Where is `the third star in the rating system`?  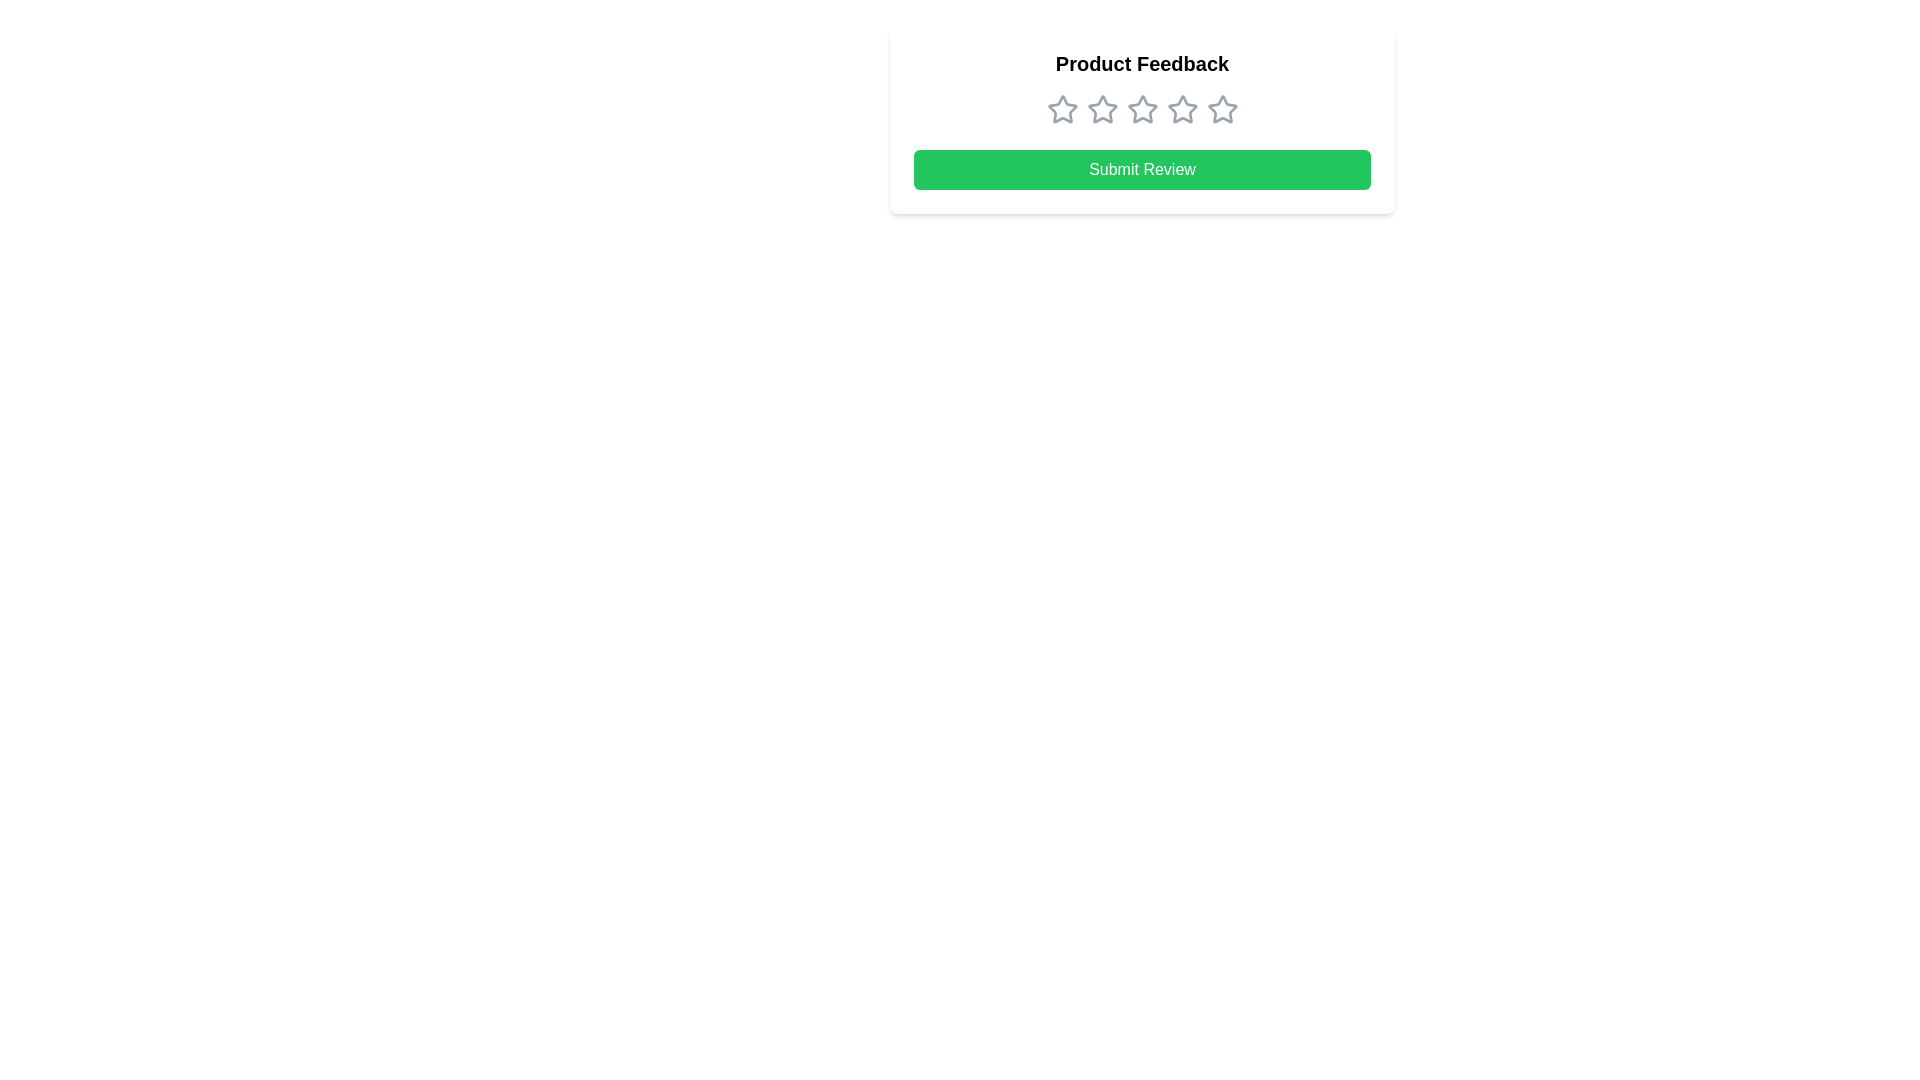
the third star in the rating system is located at coordinates (1142, 109).